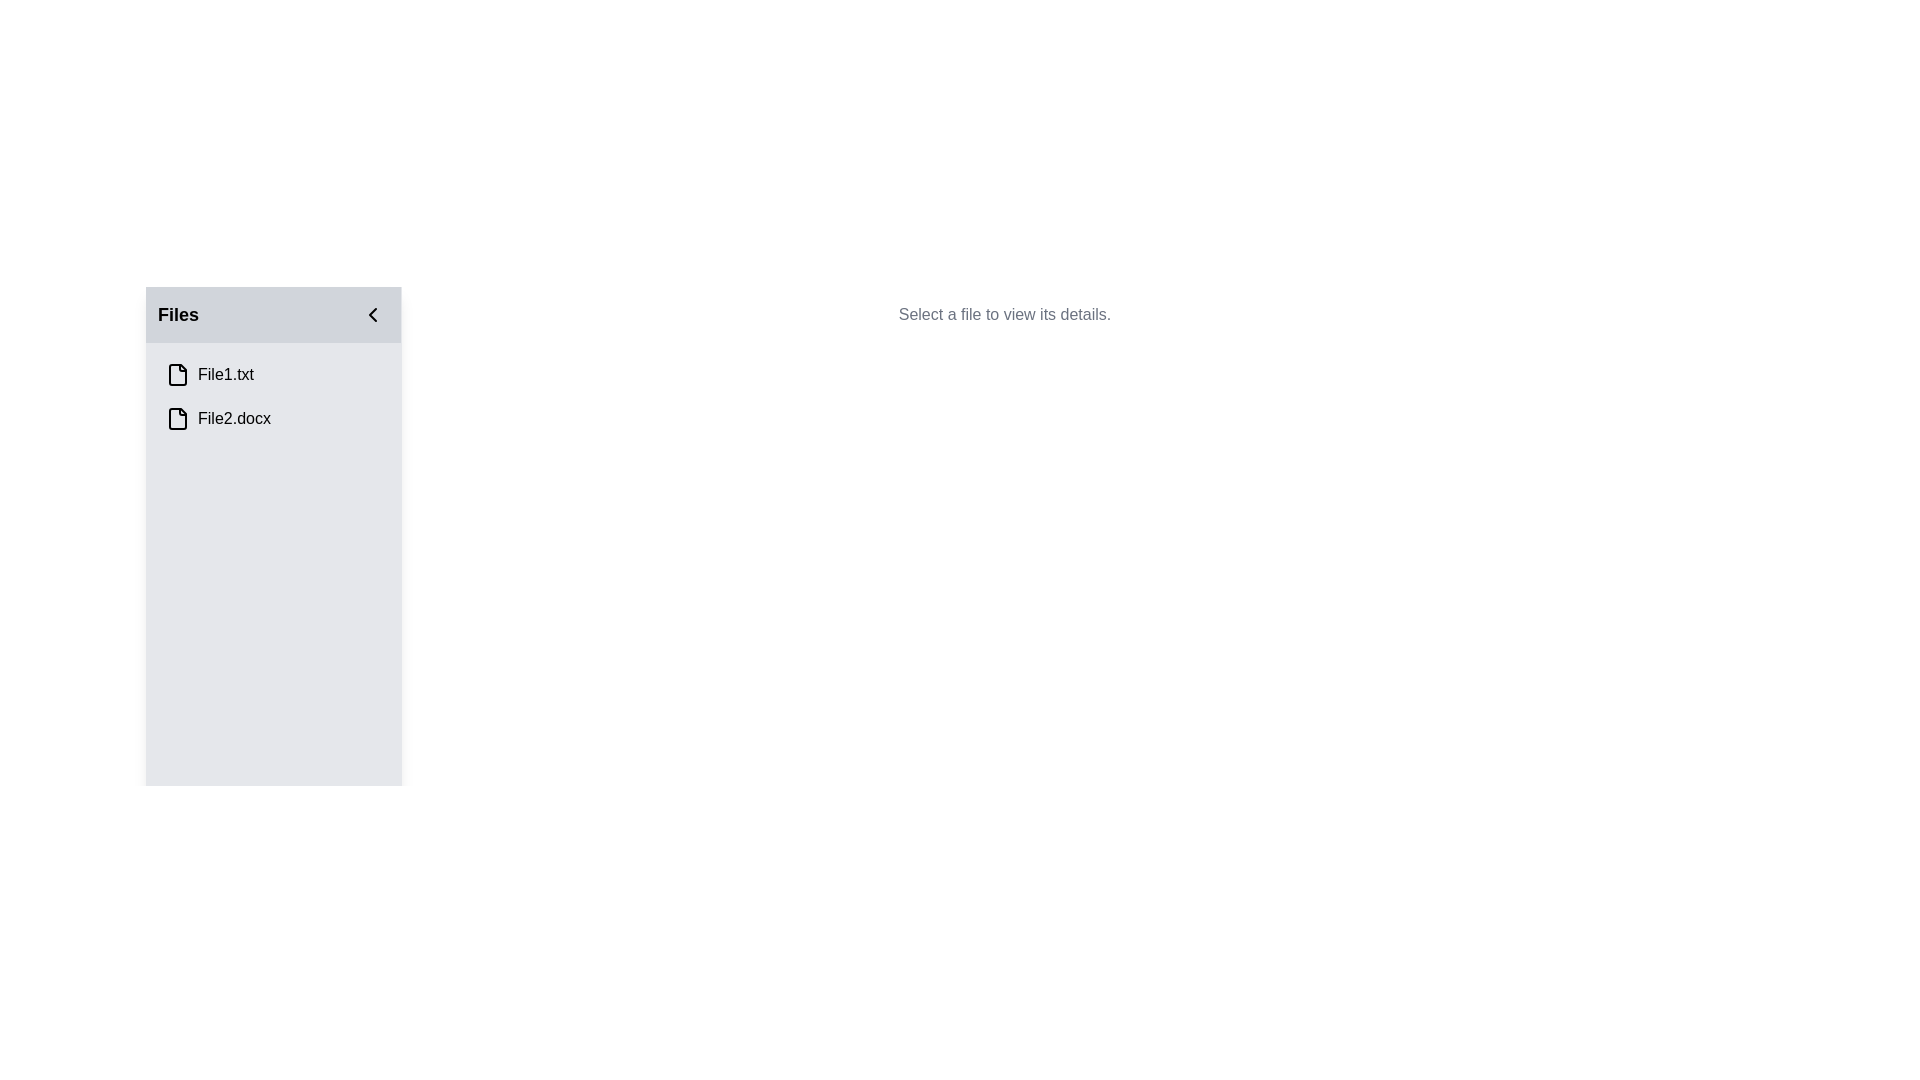 The image size is (1920, 1080). I want to click on the text label displaying 'File2.docx', which is the second item in the list under the 'Files' section, so click(234, 418).